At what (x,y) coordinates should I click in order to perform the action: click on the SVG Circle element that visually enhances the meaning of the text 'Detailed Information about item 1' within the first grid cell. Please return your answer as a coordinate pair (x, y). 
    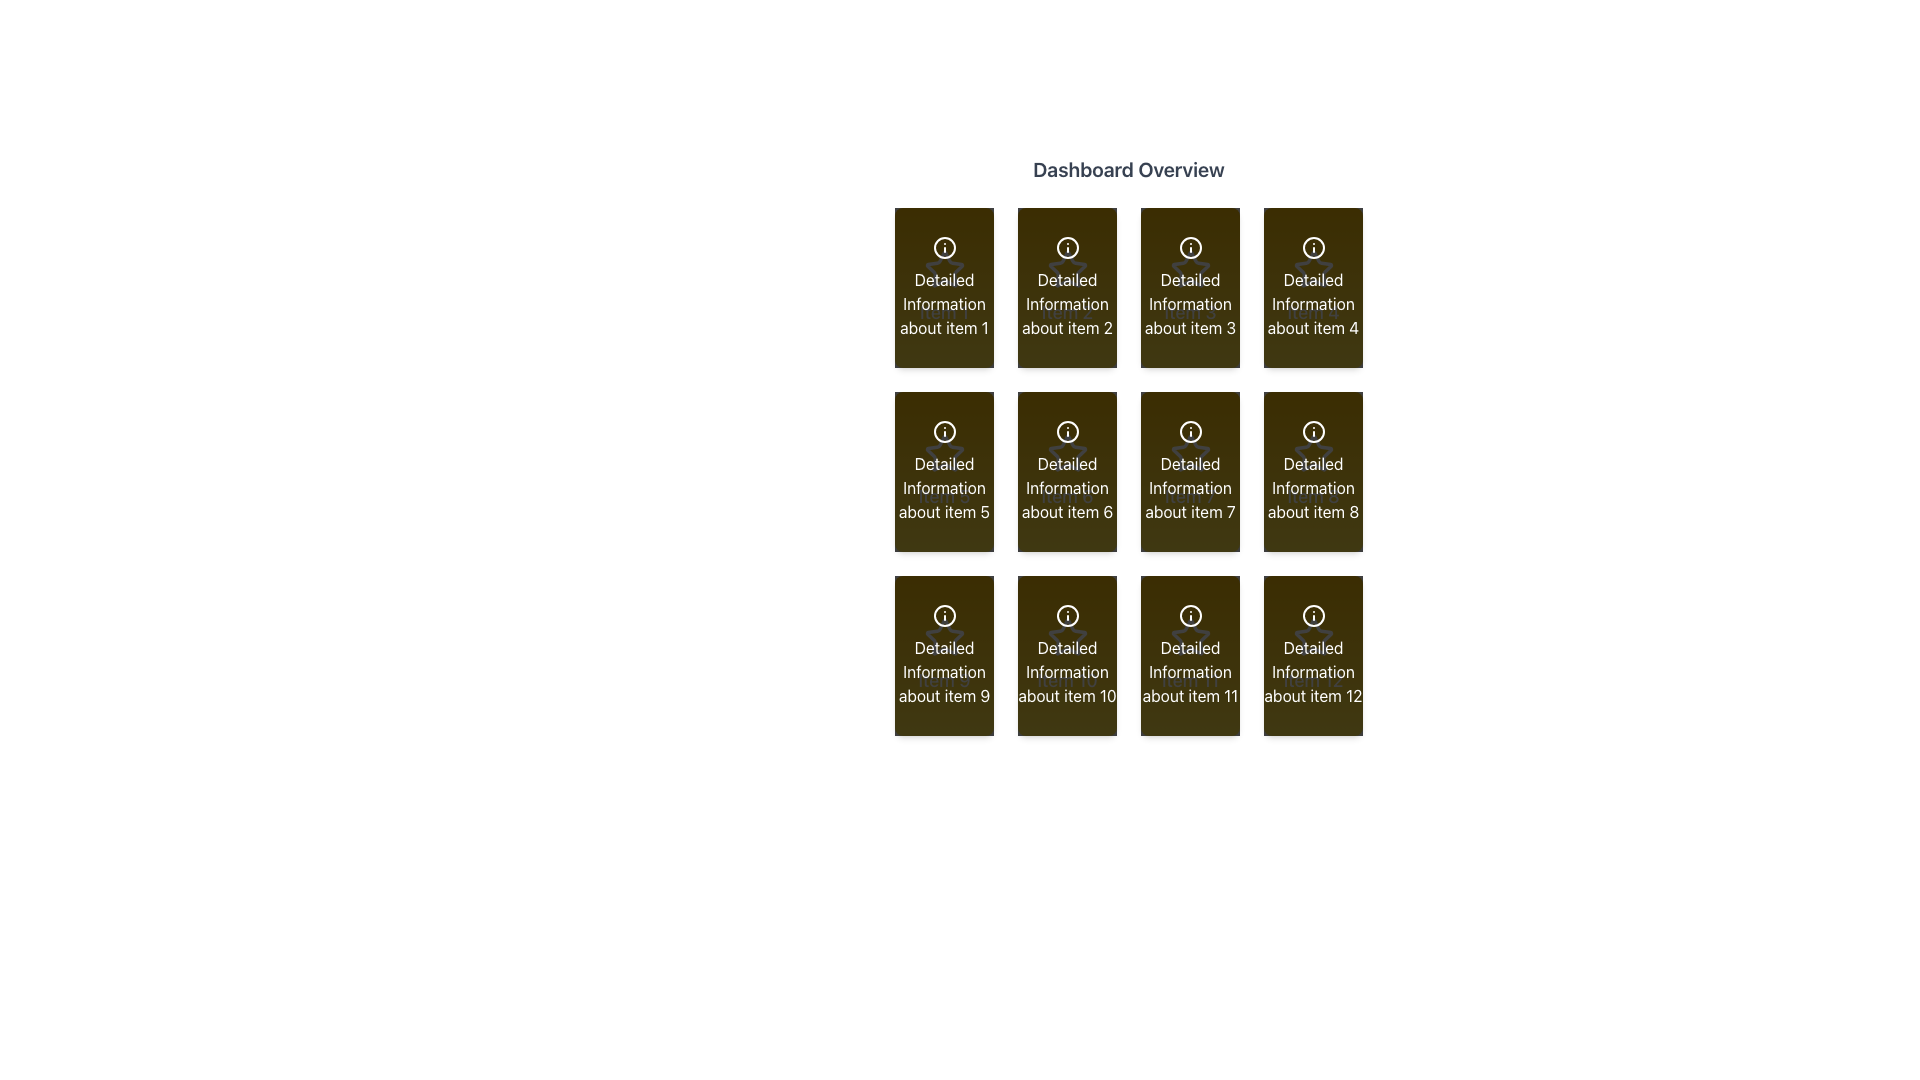
    Looking at the image, I should click on (943, 246).